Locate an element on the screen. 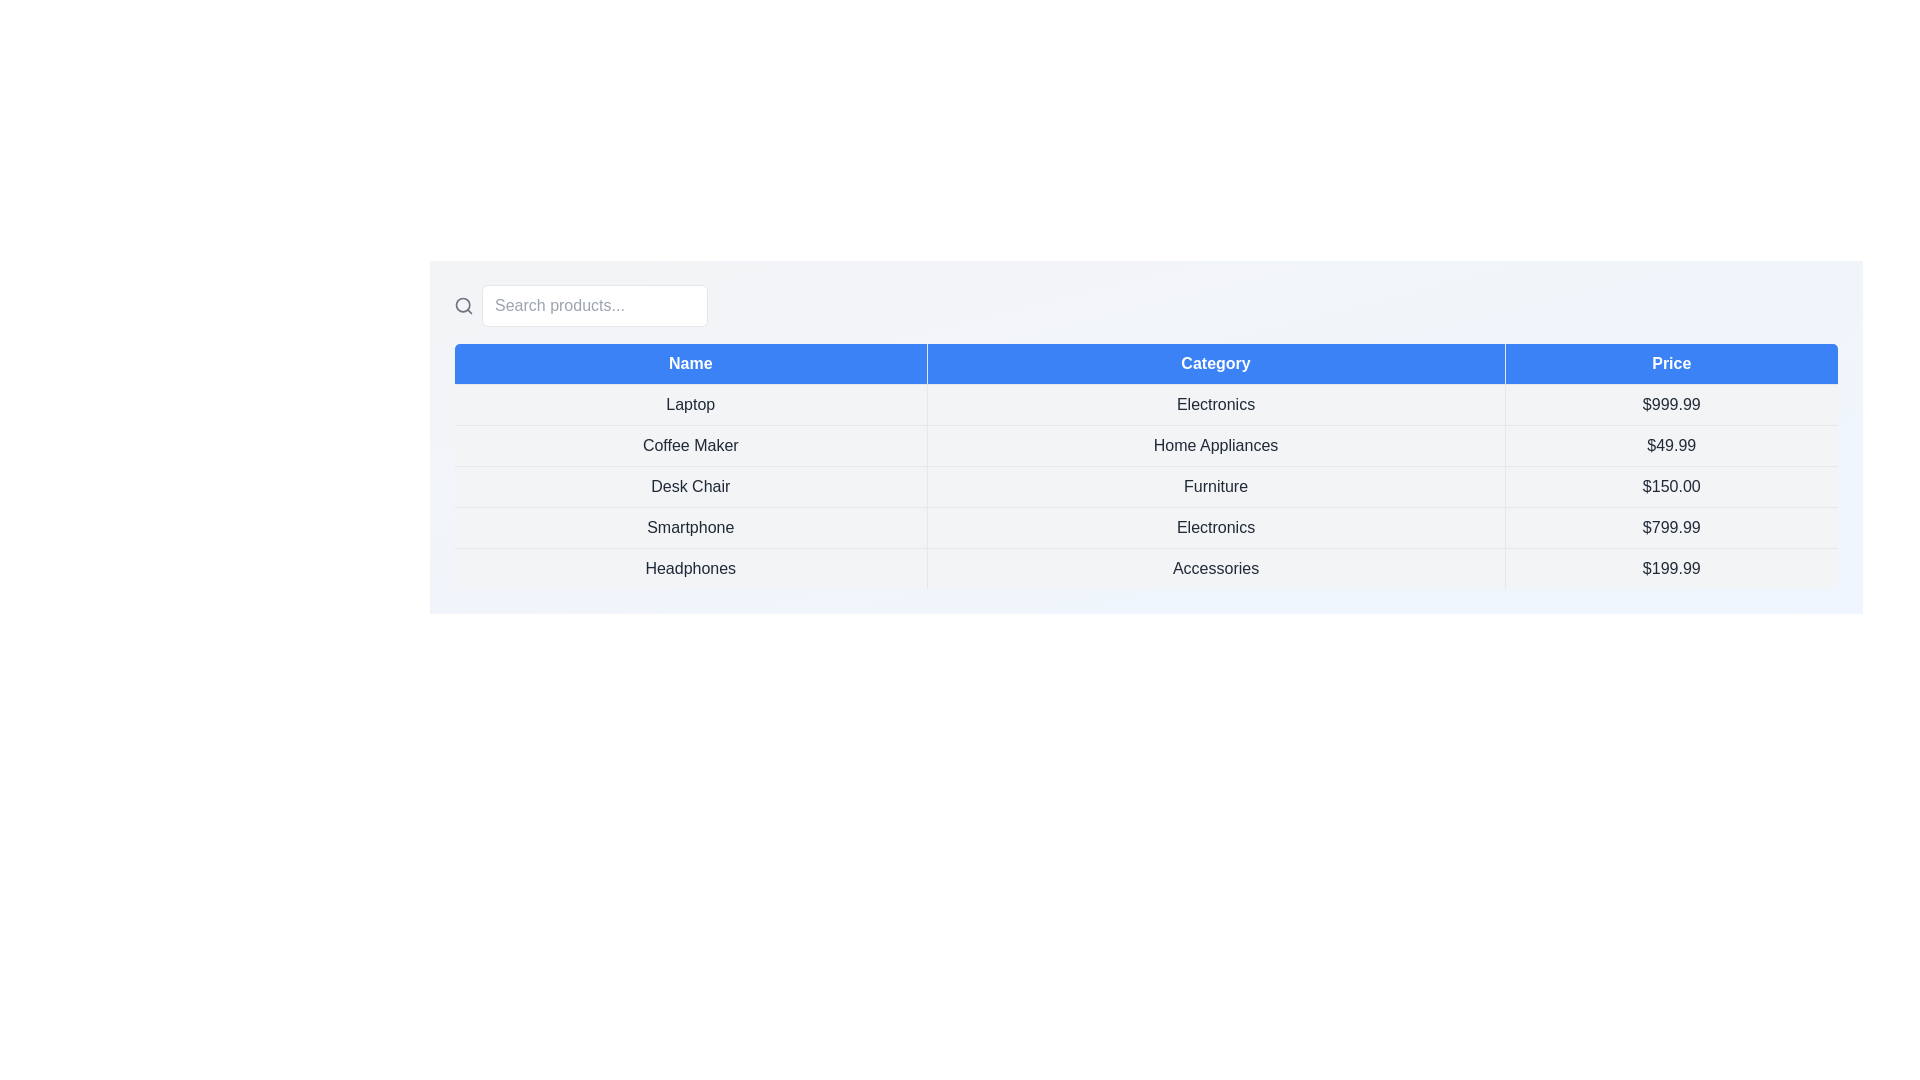 The image size is (1920, 1080). the first row in the table that describes the product 'Laptop' under the category 'Electronics' with a price of '$999.99' is located at coordinates (1146, 405).